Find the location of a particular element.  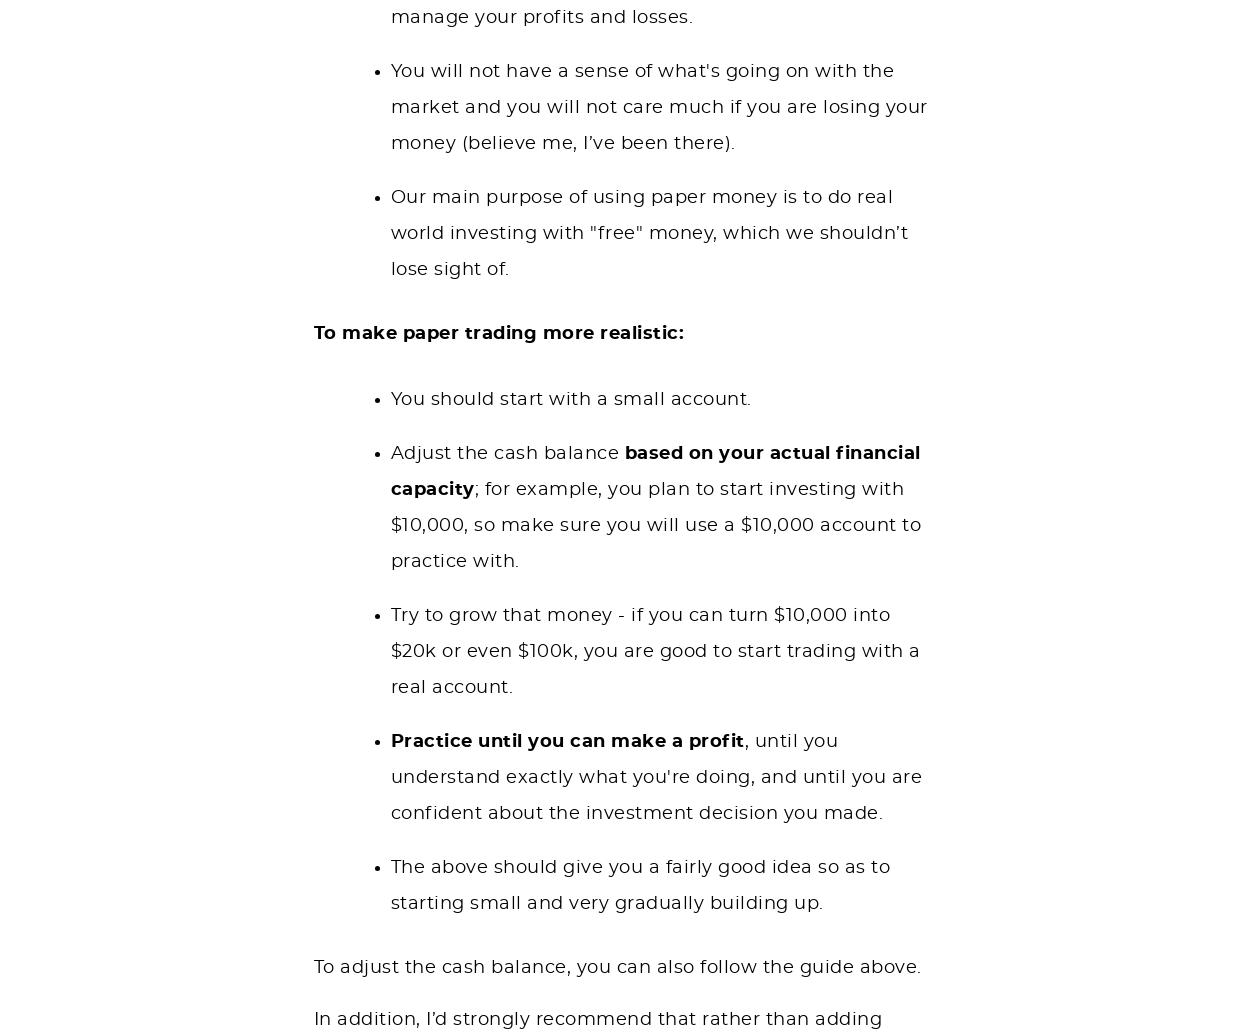

'Practice until you can make a profit' is located at coordinates (566, 740).